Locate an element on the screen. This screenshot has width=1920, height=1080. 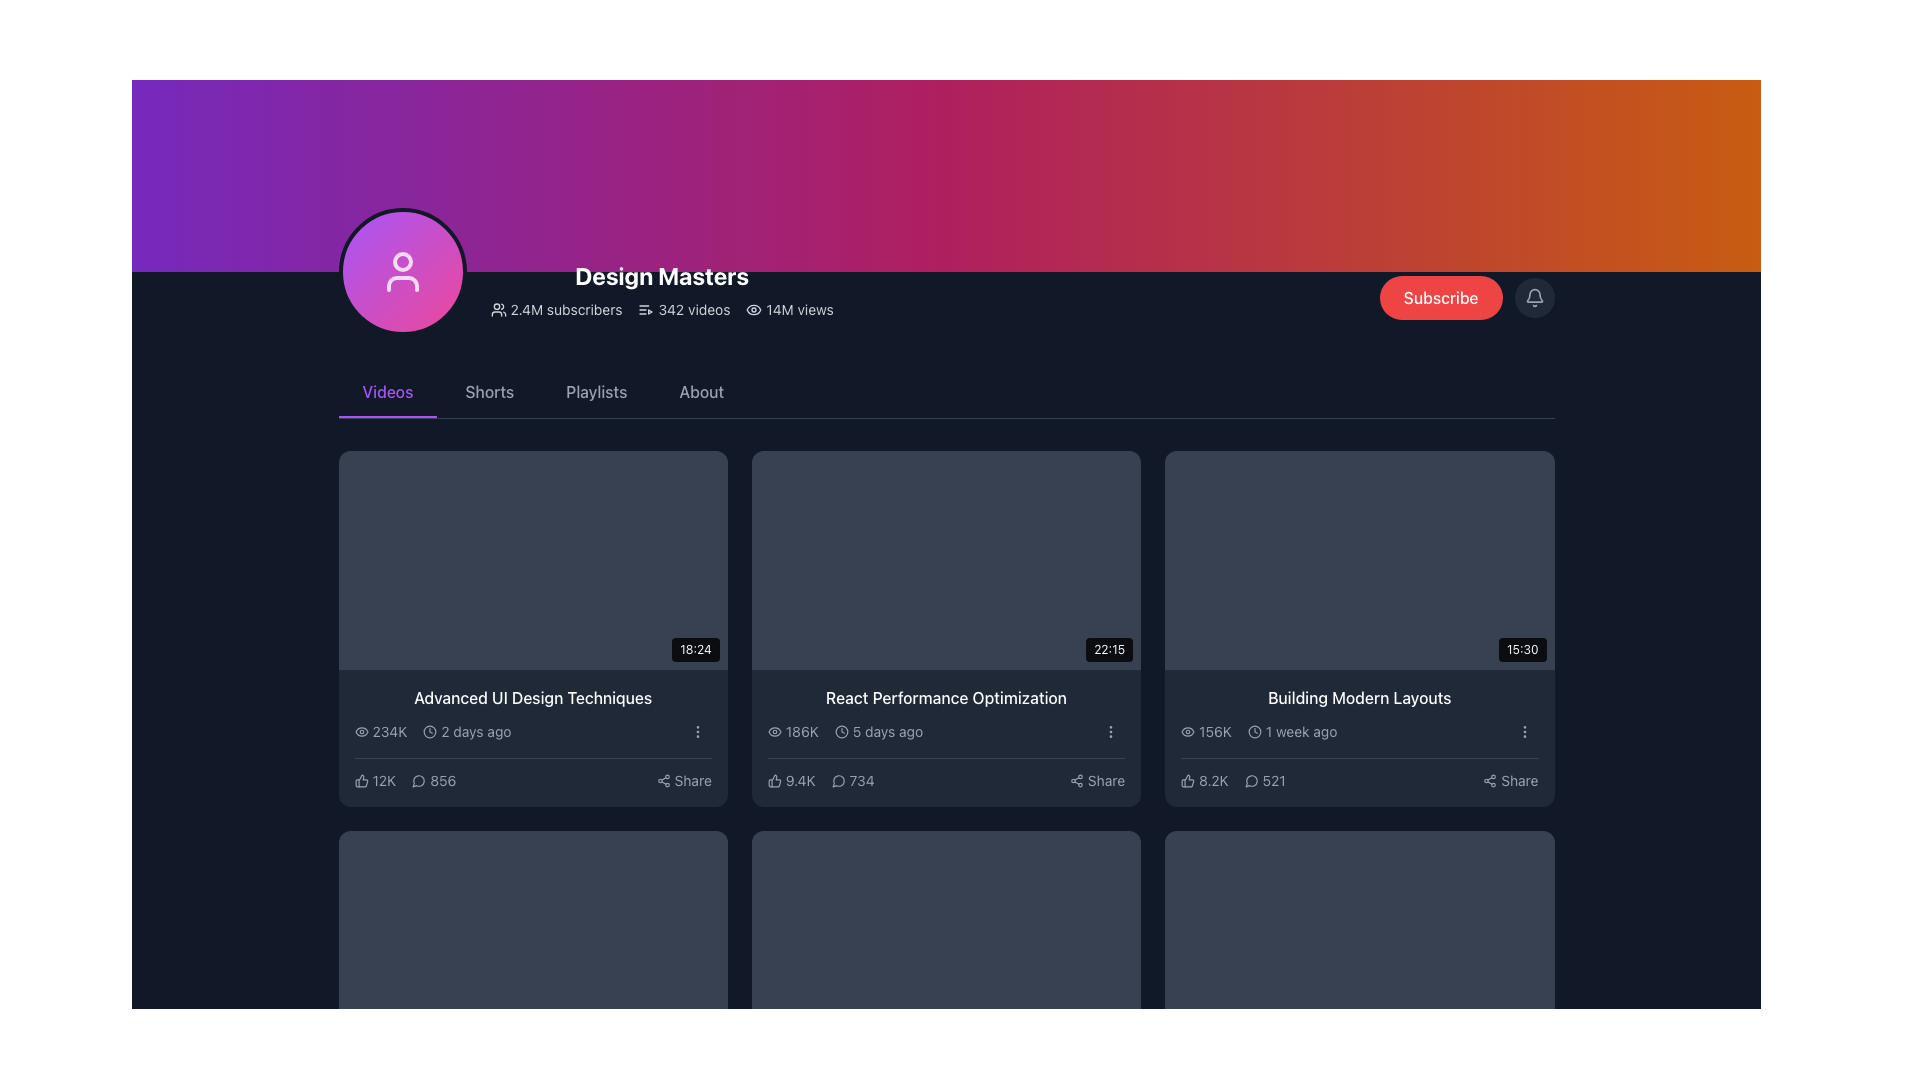
the eye icon representing views located in the 'Advanced UI Design Techniques' video card, positioned beside the '234K' text is located at coordinates (361, 732).